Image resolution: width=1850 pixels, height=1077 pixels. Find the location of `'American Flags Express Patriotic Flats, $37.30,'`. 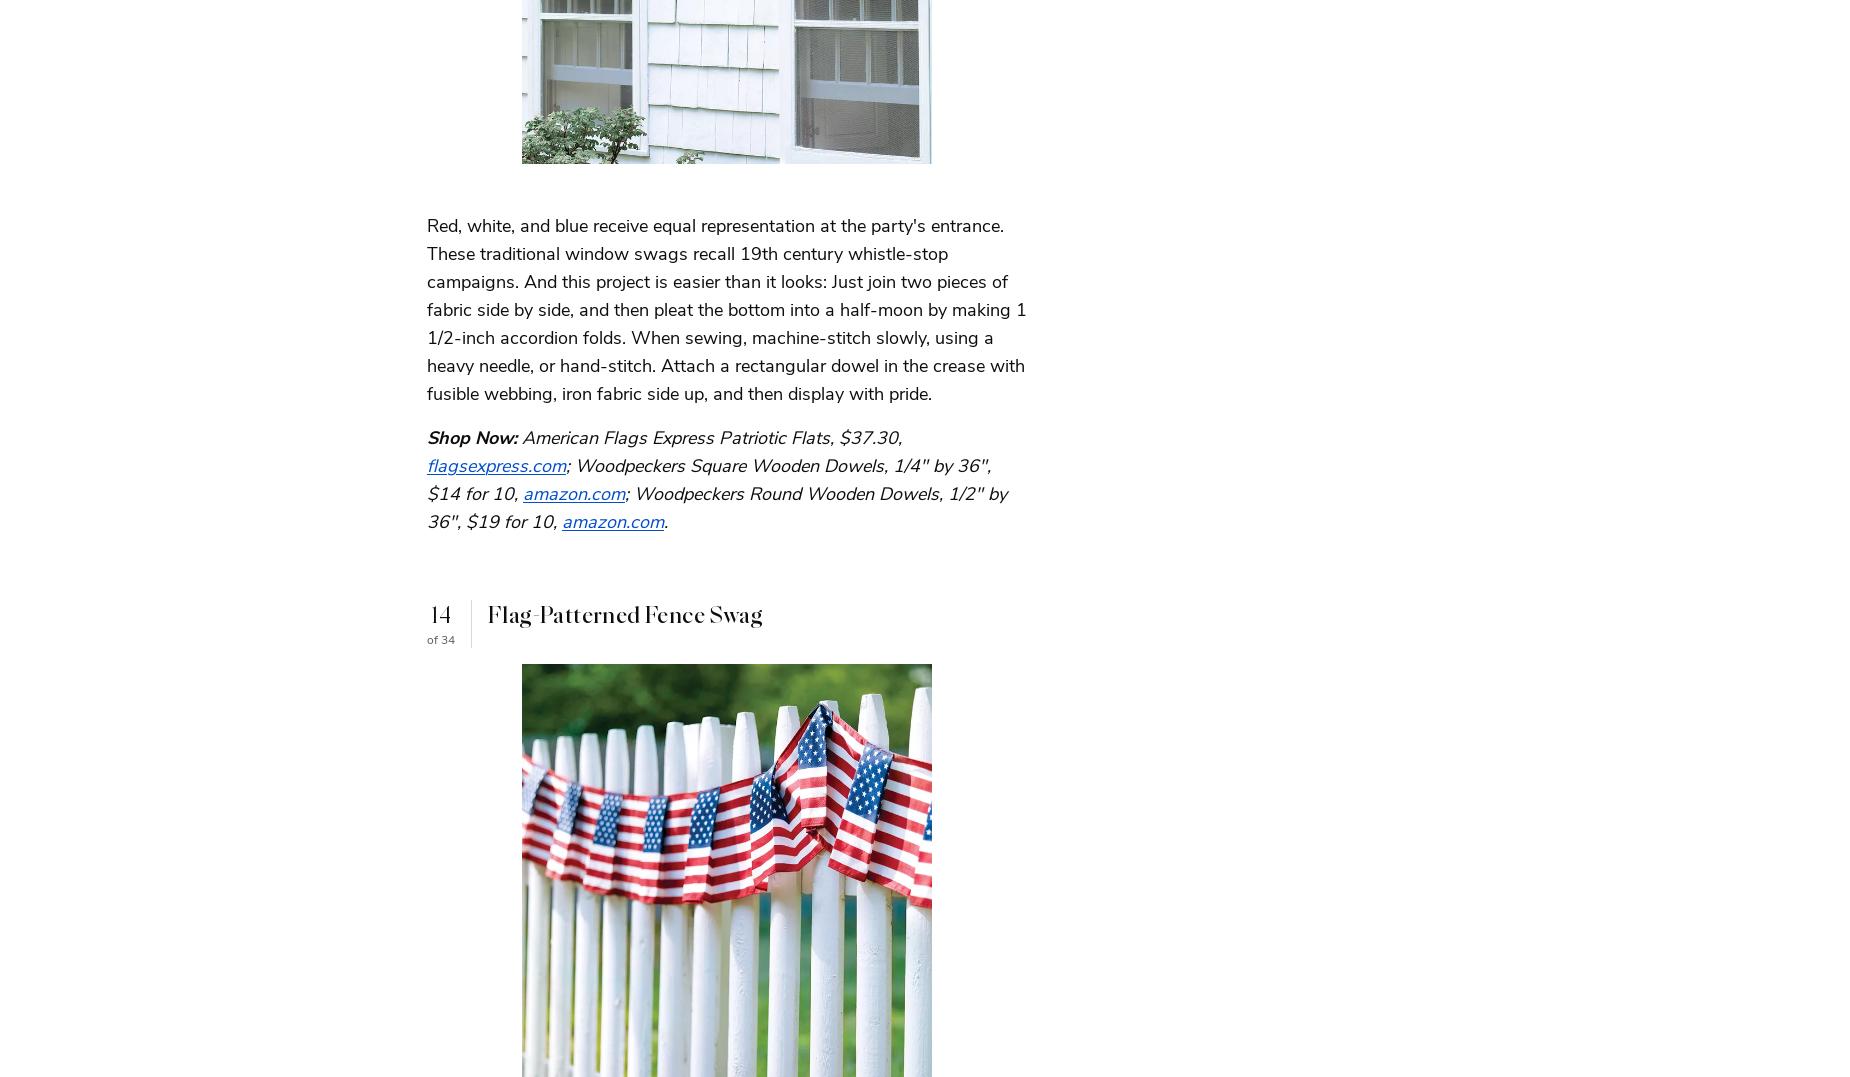

'American Flags Express Patriotic Flats, $37.30,' is located at coordinates (522, 436).